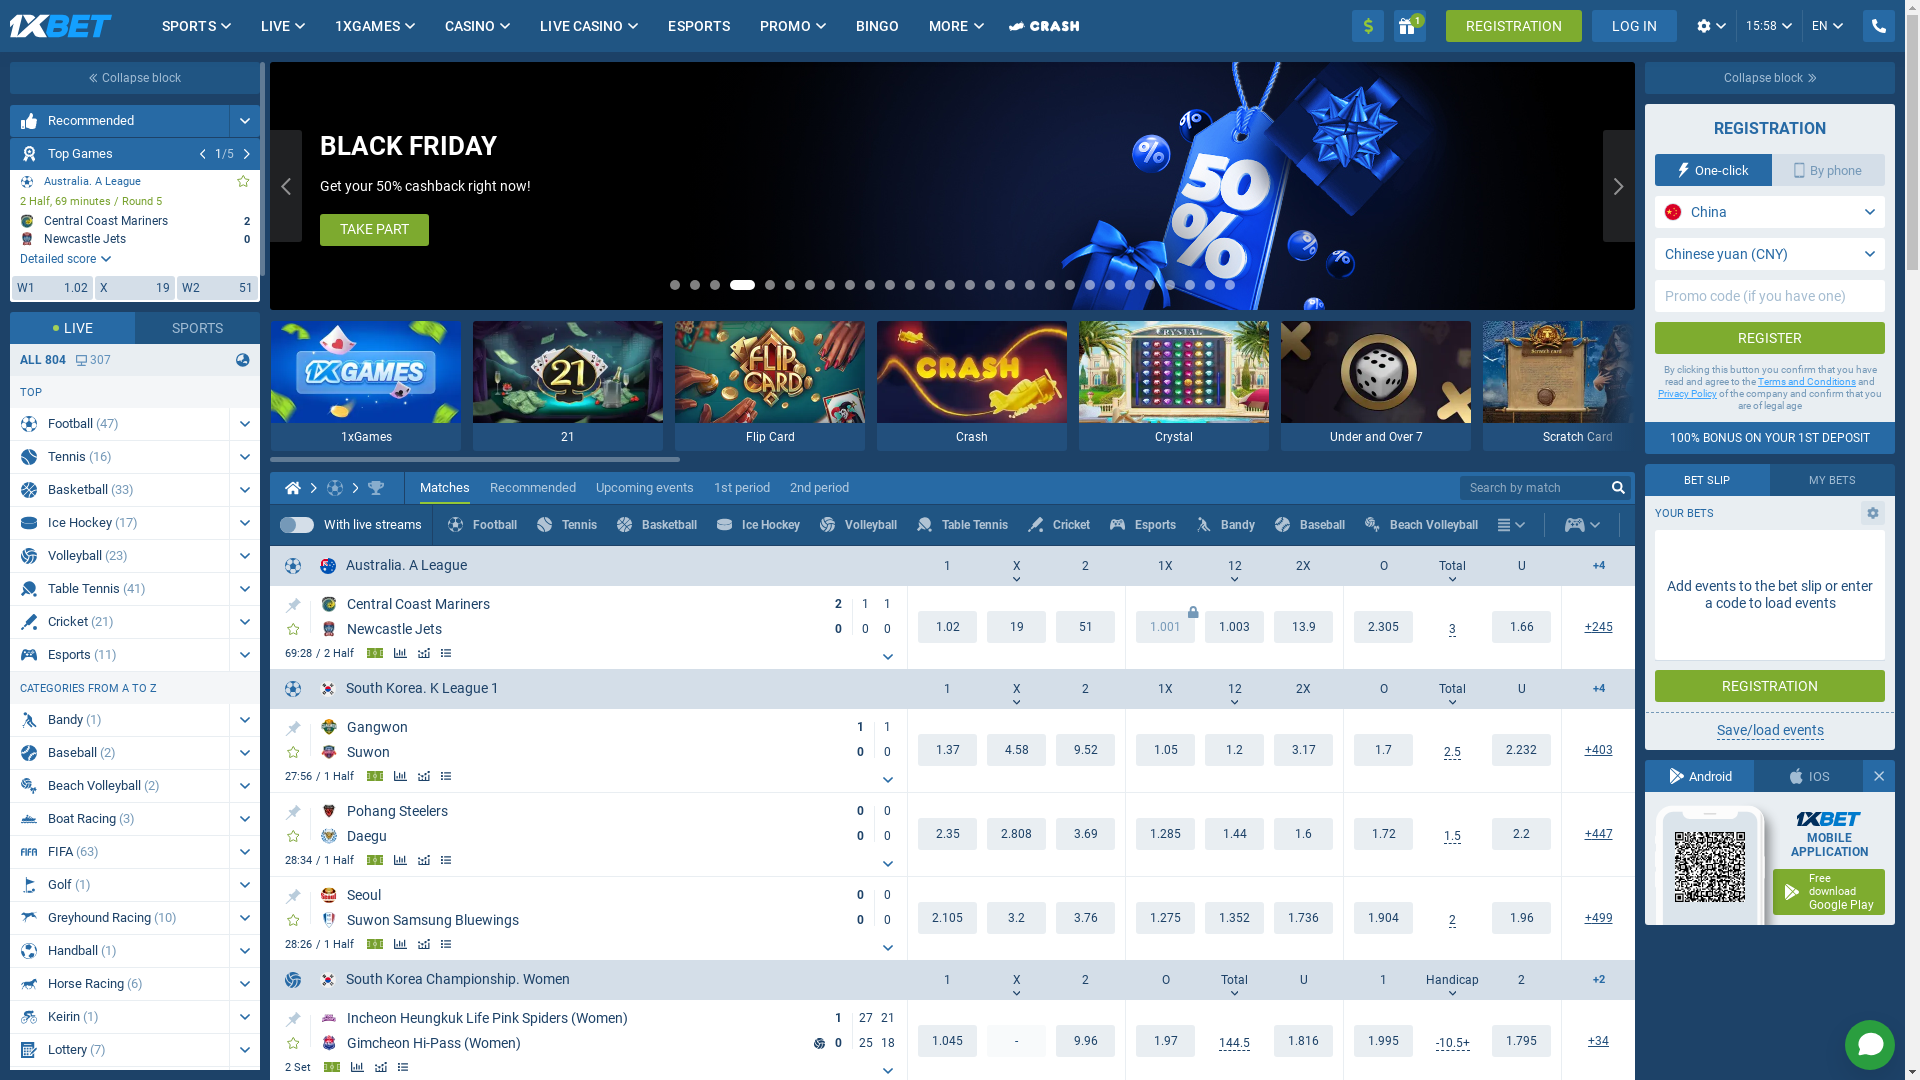 The height and width of the screenshot is (1080, 1920). I want to click on 'X, so click(94, 288).